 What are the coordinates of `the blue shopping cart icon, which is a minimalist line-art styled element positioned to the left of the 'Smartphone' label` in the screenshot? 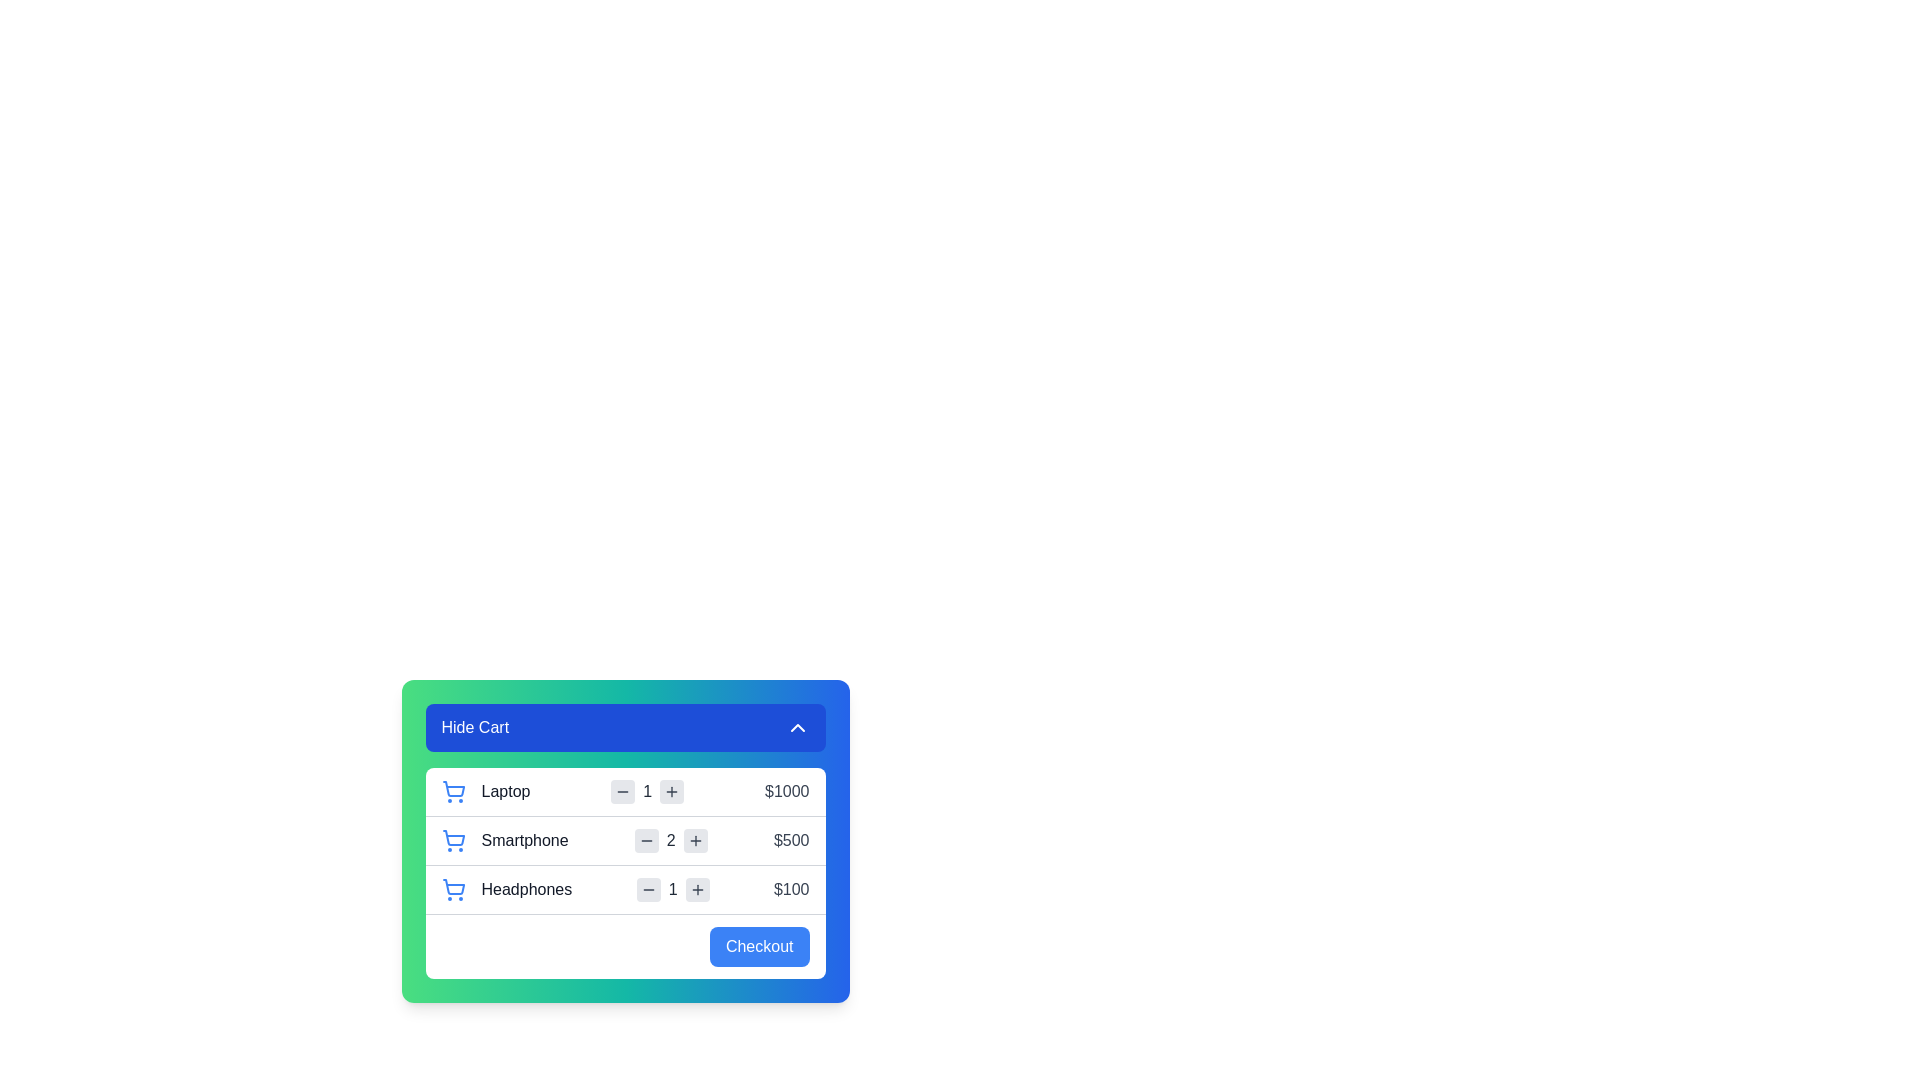 It's located at (452, 840).